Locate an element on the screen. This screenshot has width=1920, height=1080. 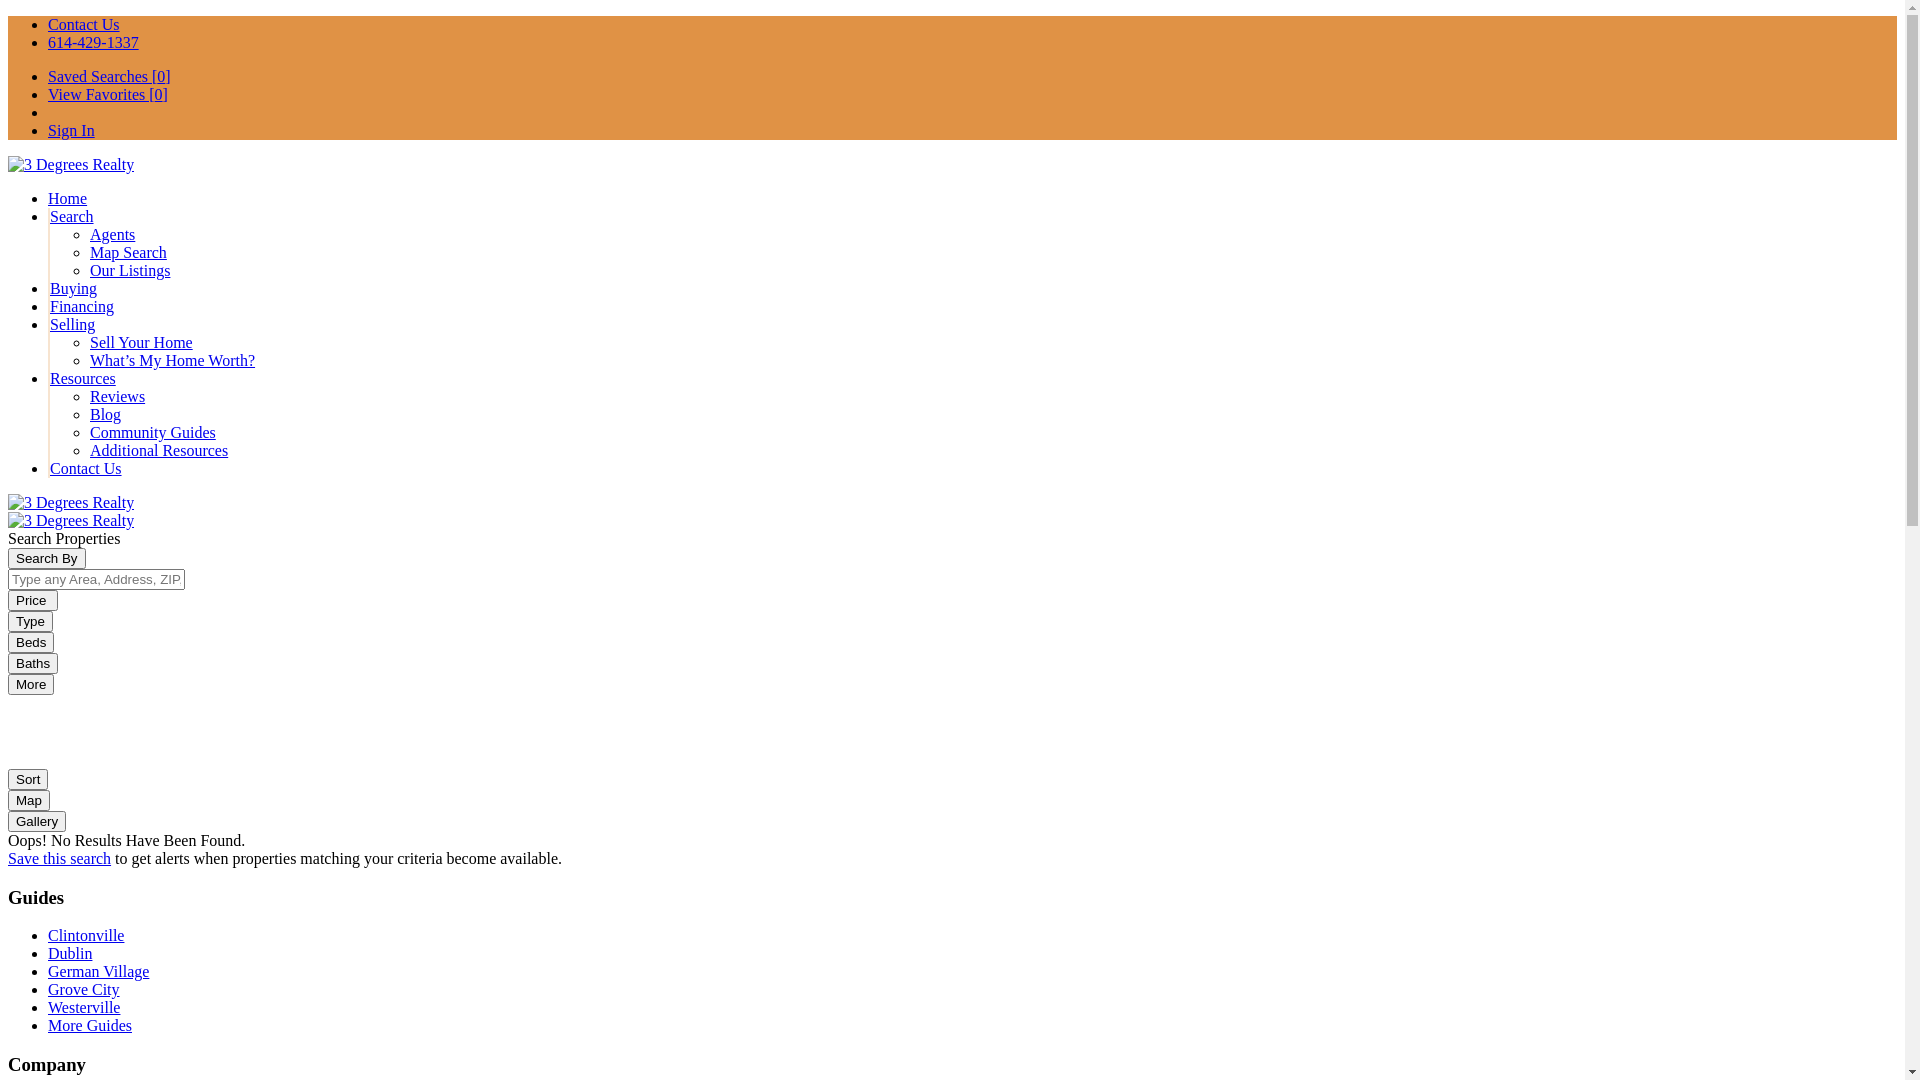
'Map' is located at coordinates (28, 799).